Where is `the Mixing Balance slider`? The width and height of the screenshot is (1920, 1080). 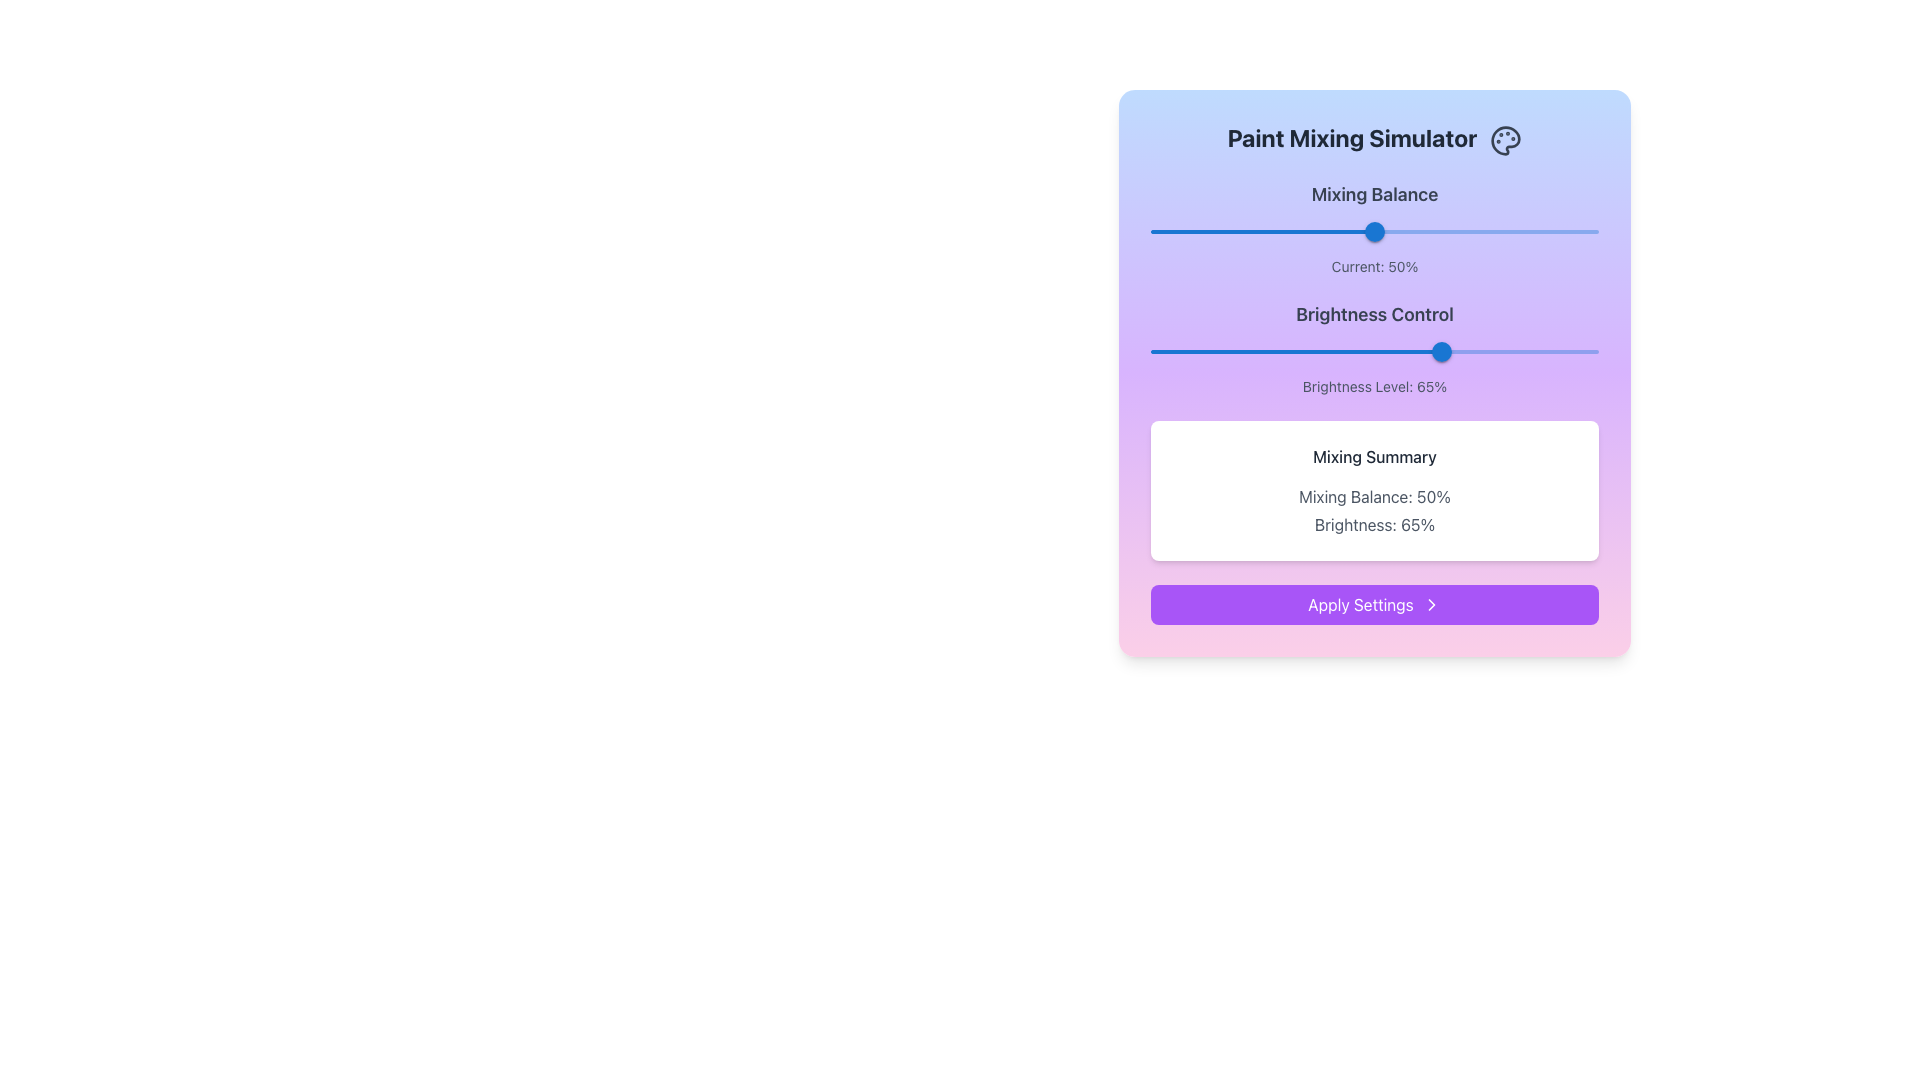 the Mixing Balance slider is located at coordinates (1504, 230).